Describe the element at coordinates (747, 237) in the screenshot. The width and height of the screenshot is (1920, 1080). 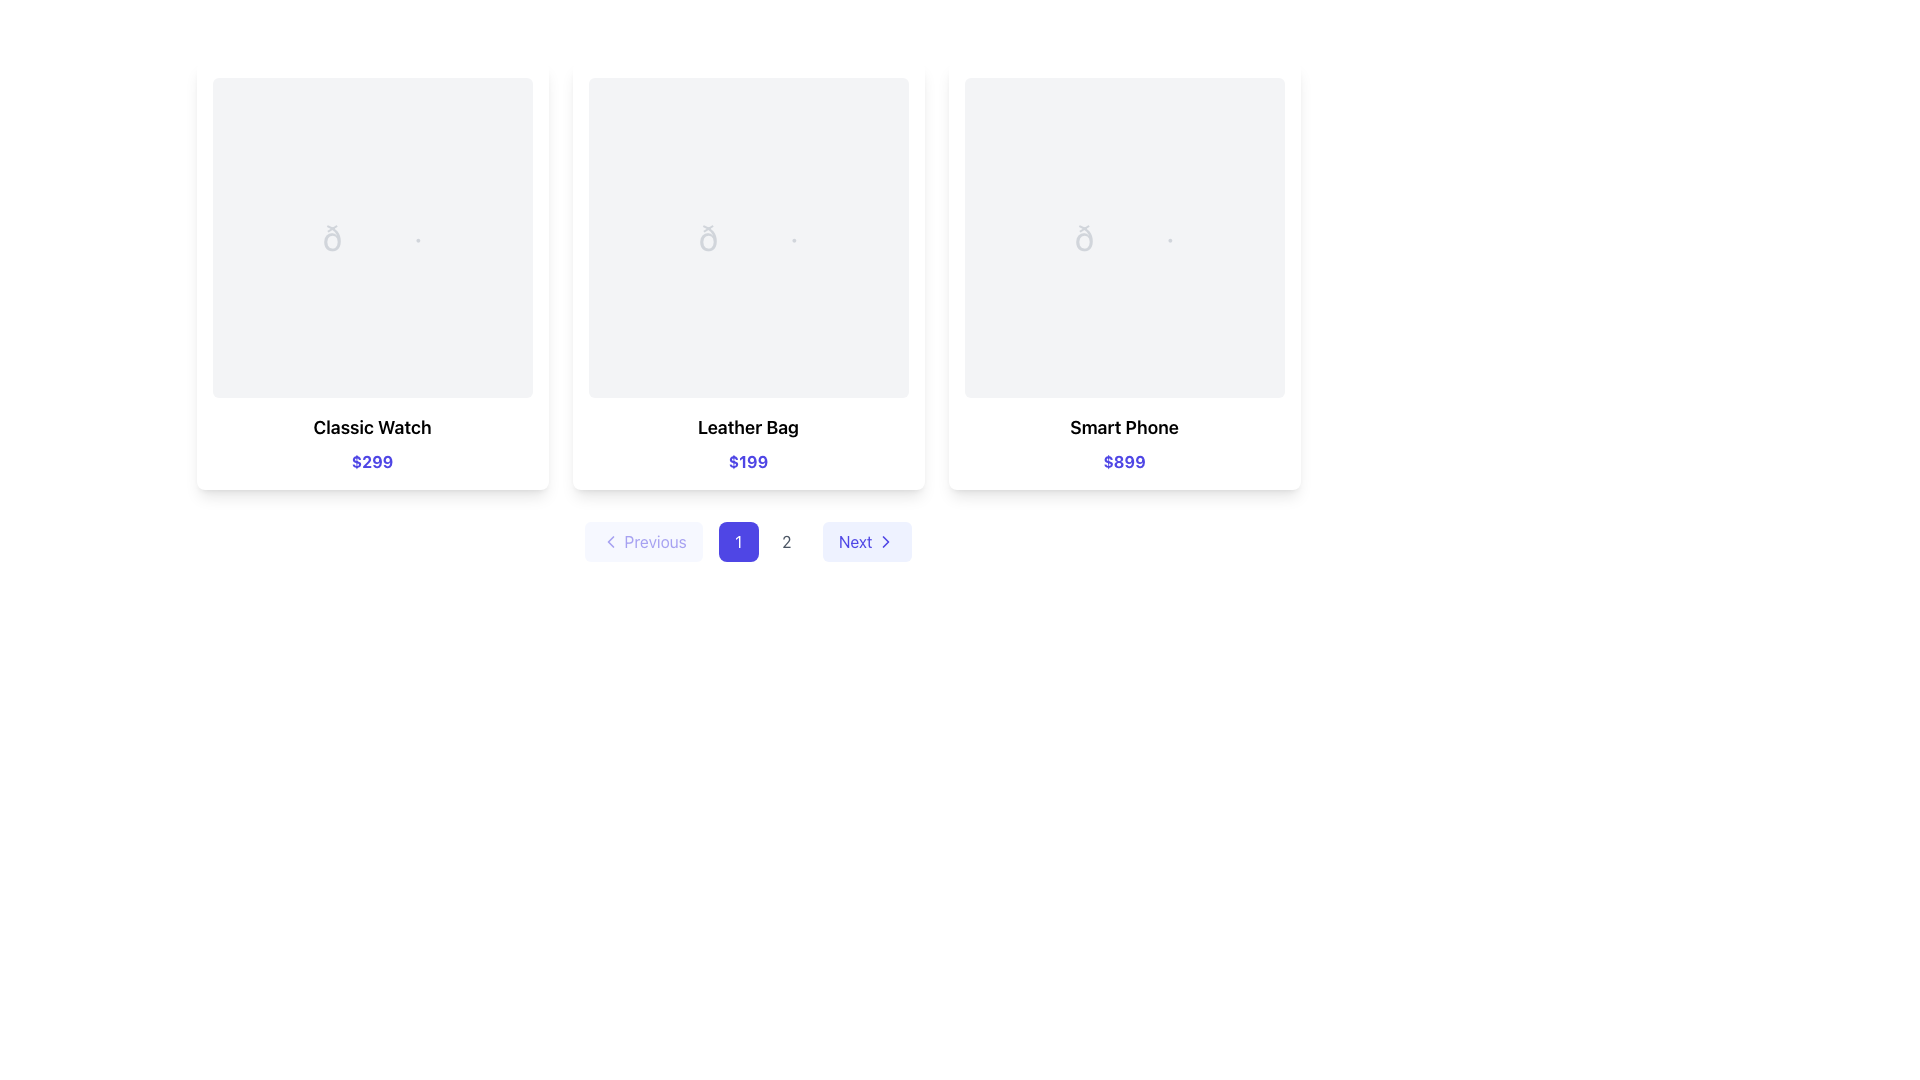
I see `the image placeholder for the 'Leather Bag' product` at that location.